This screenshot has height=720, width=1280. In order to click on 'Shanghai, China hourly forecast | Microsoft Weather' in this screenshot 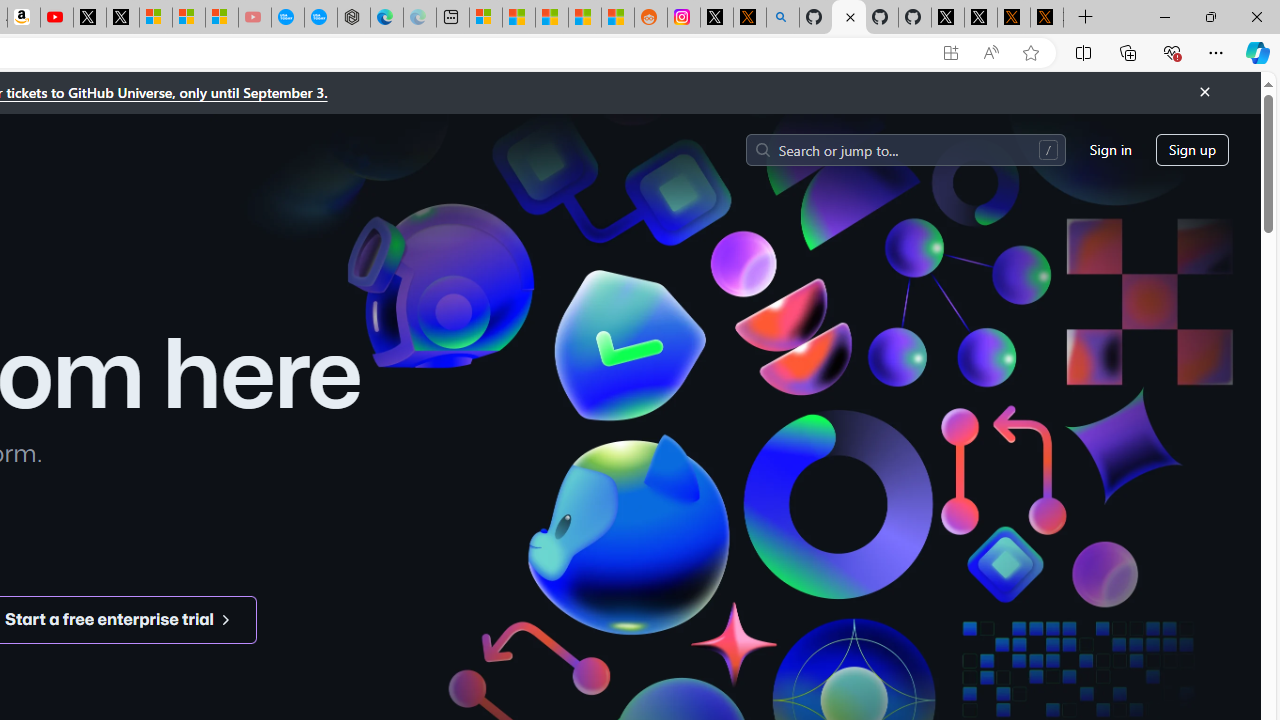, I will do `click(552, 17)`.